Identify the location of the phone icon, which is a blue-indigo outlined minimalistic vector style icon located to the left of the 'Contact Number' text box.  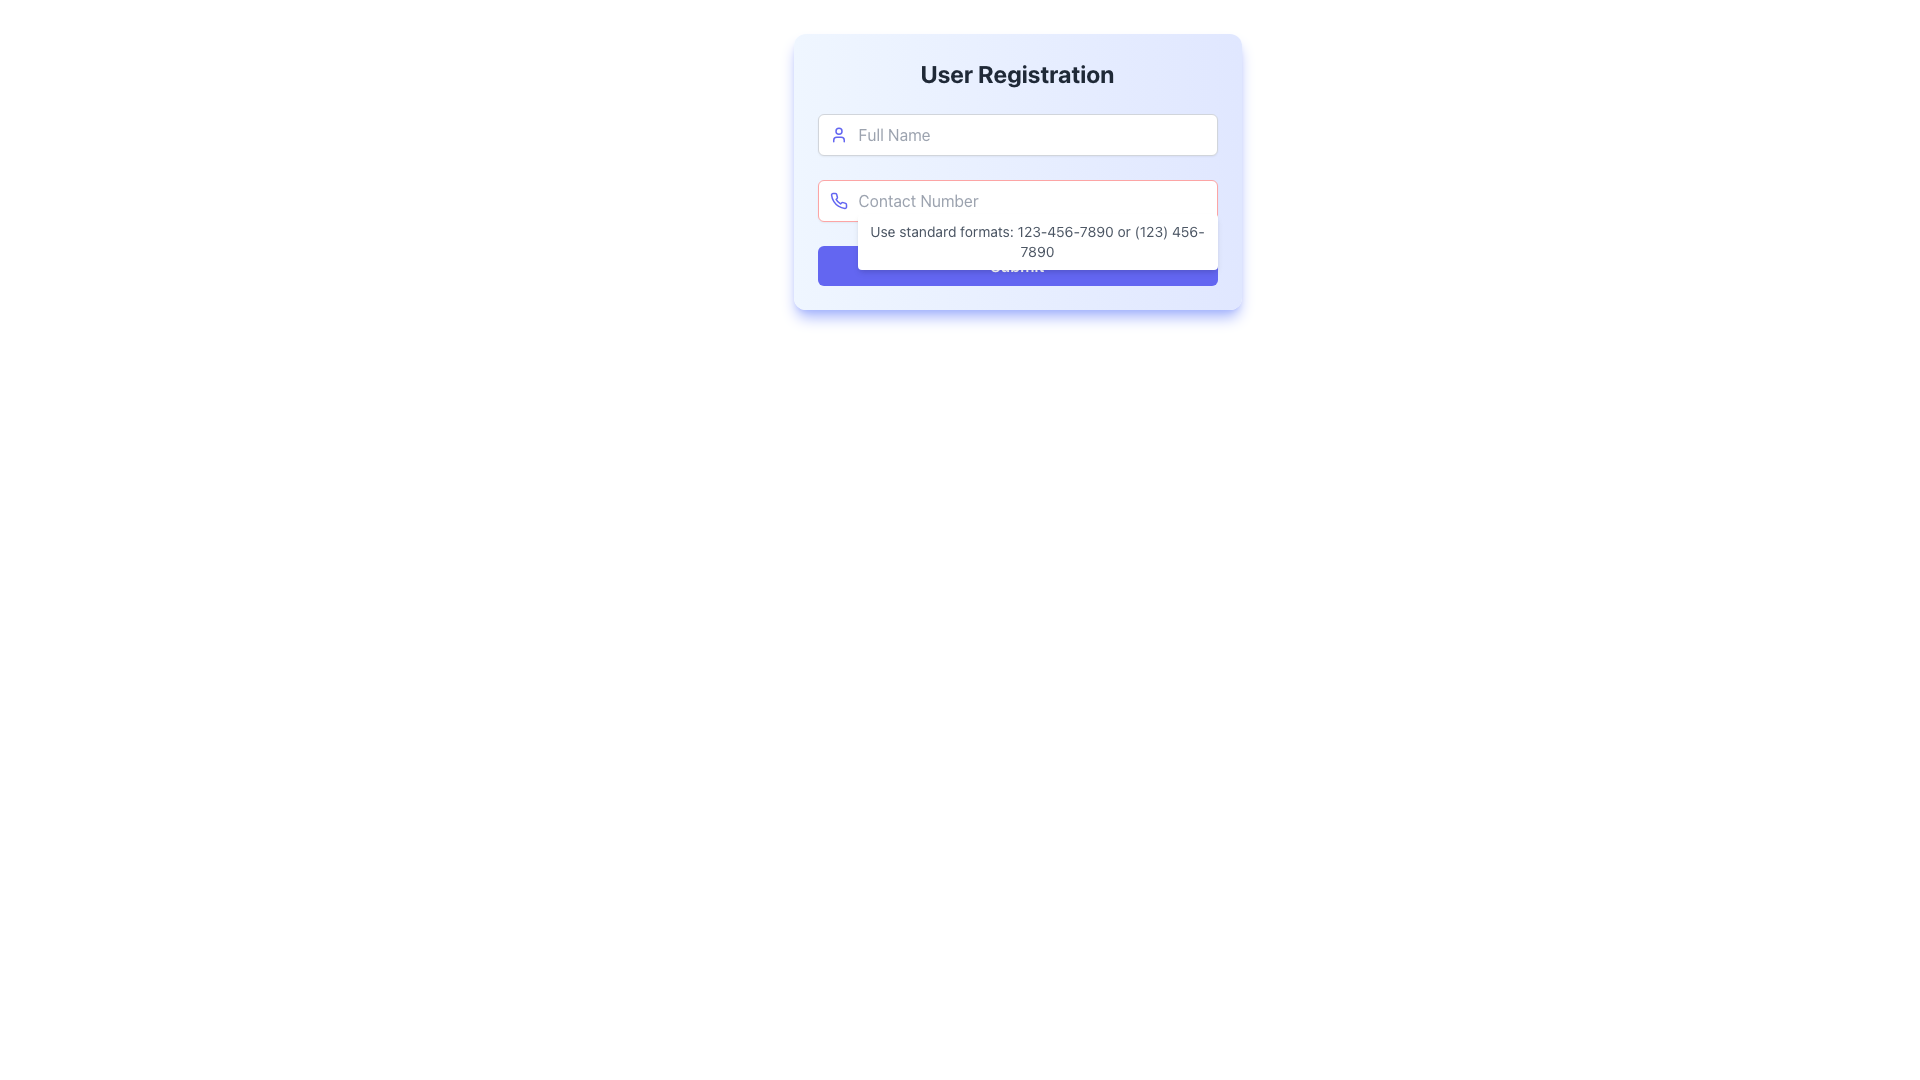
(838, 200).